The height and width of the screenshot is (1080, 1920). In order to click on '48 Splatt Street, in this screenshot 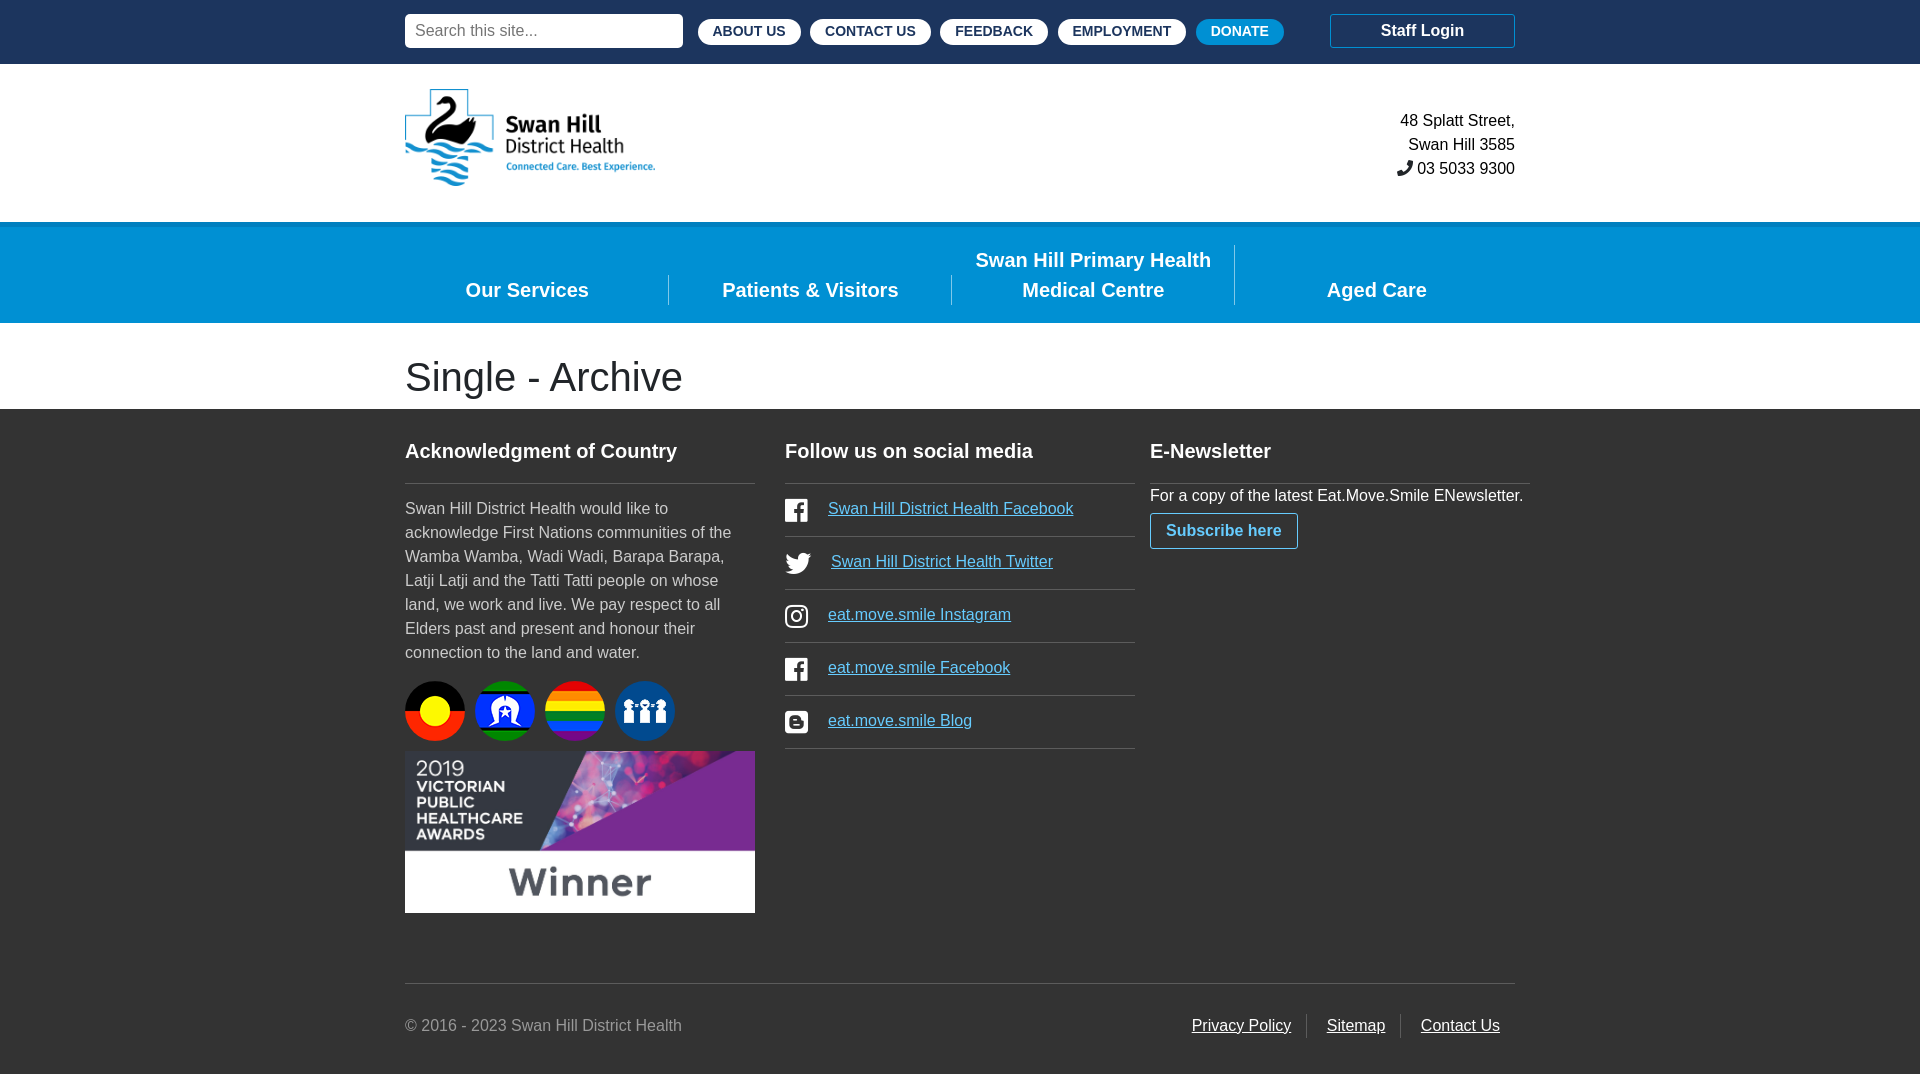, I will do `click(1457, 132)`.